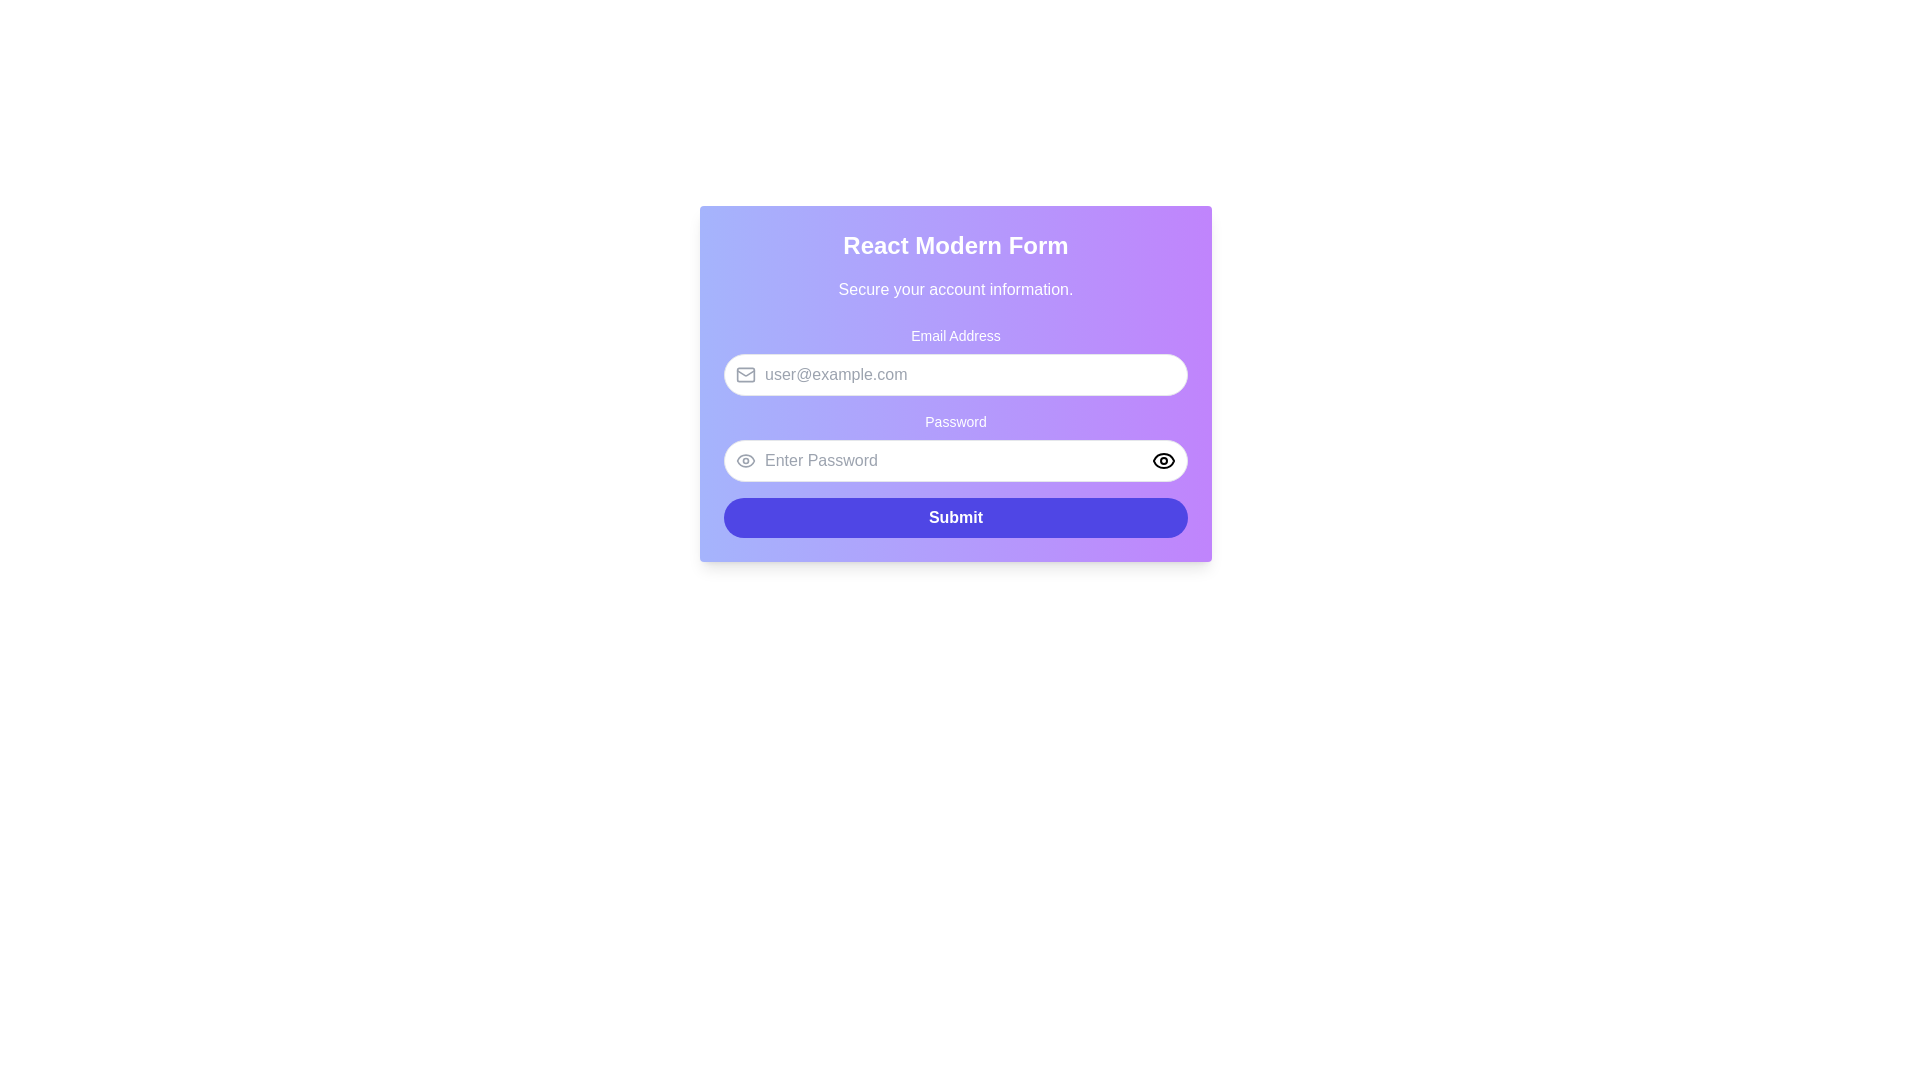 The height and width of the screenshot is (1080, 1920). Describe the element at coordinates (954, 361) in the screenshot. I see `the email input field at the top of the form` at that location.